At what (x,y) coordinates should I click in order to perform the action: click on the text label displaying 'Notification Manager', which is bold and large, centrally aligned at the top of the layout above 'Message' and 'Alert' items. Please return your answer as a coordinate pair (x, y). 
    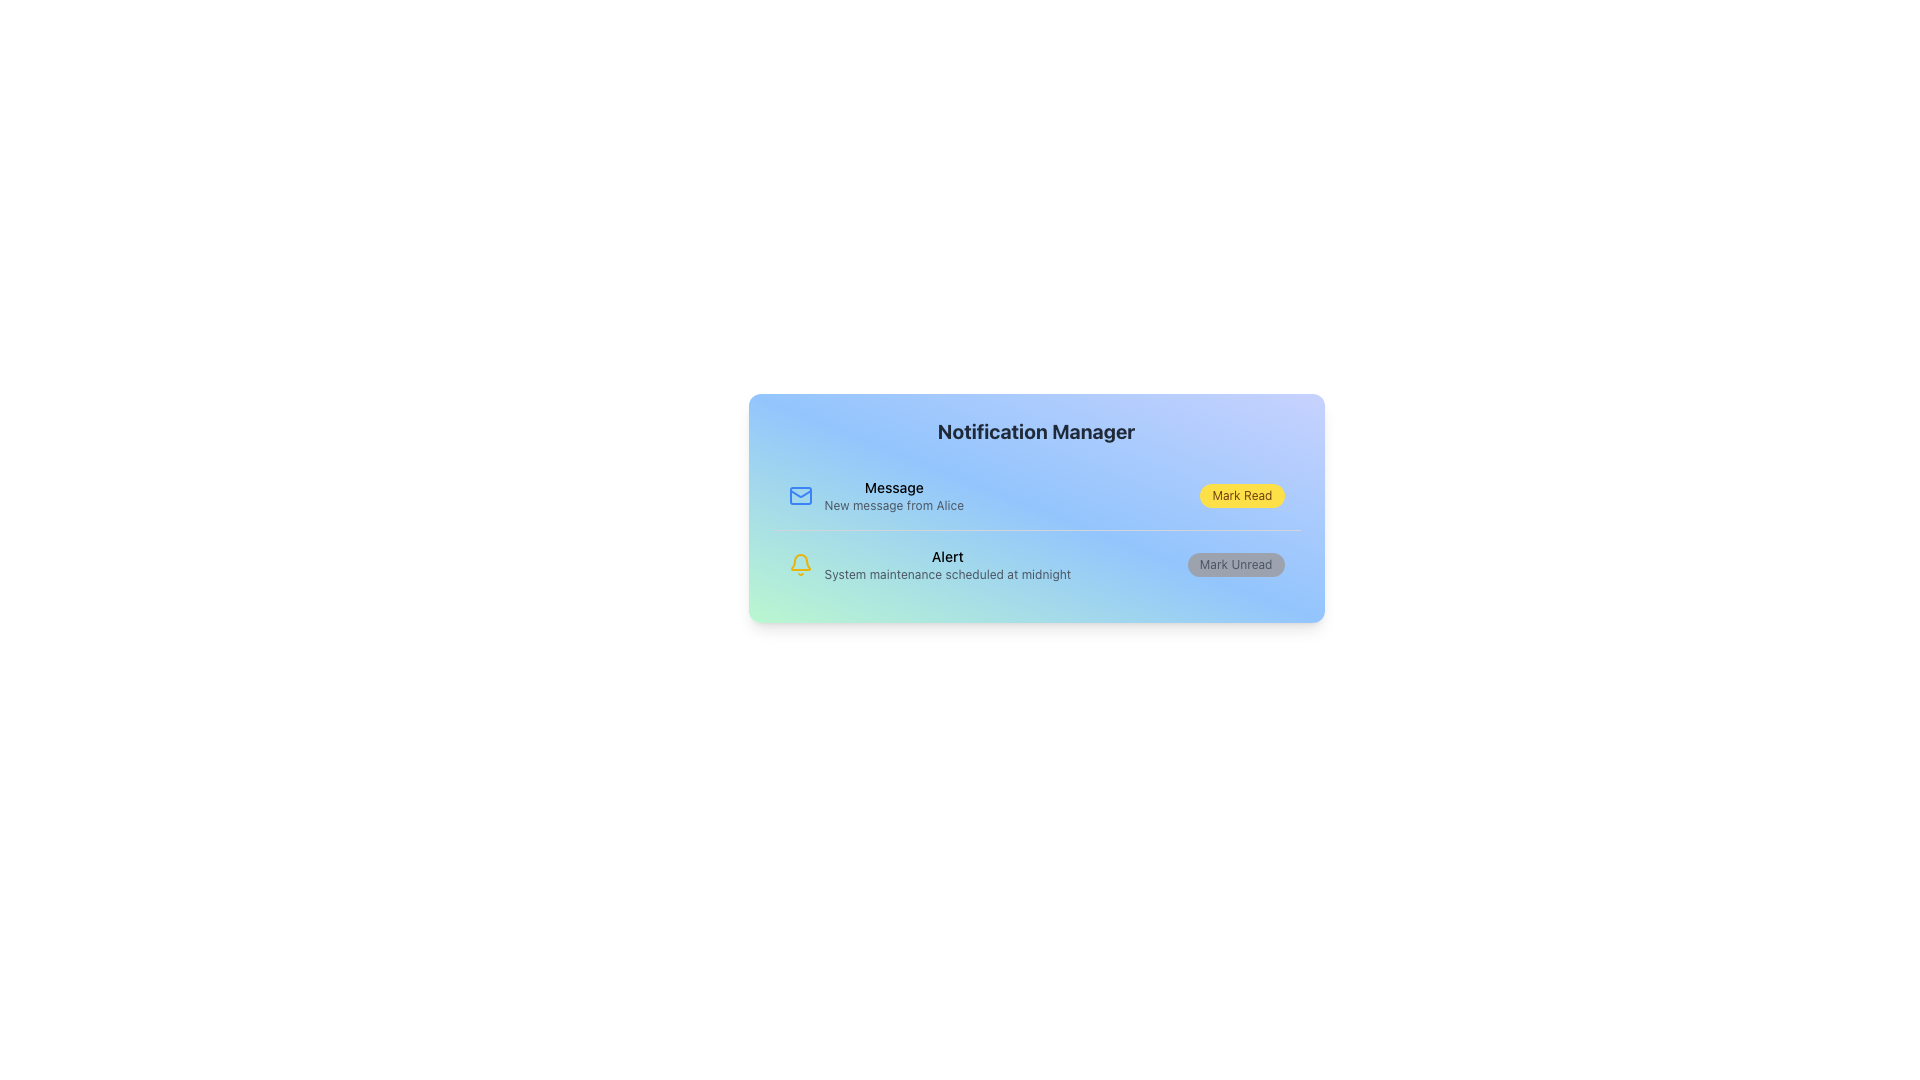
    Looking at the image, I should click on (1036, 431).